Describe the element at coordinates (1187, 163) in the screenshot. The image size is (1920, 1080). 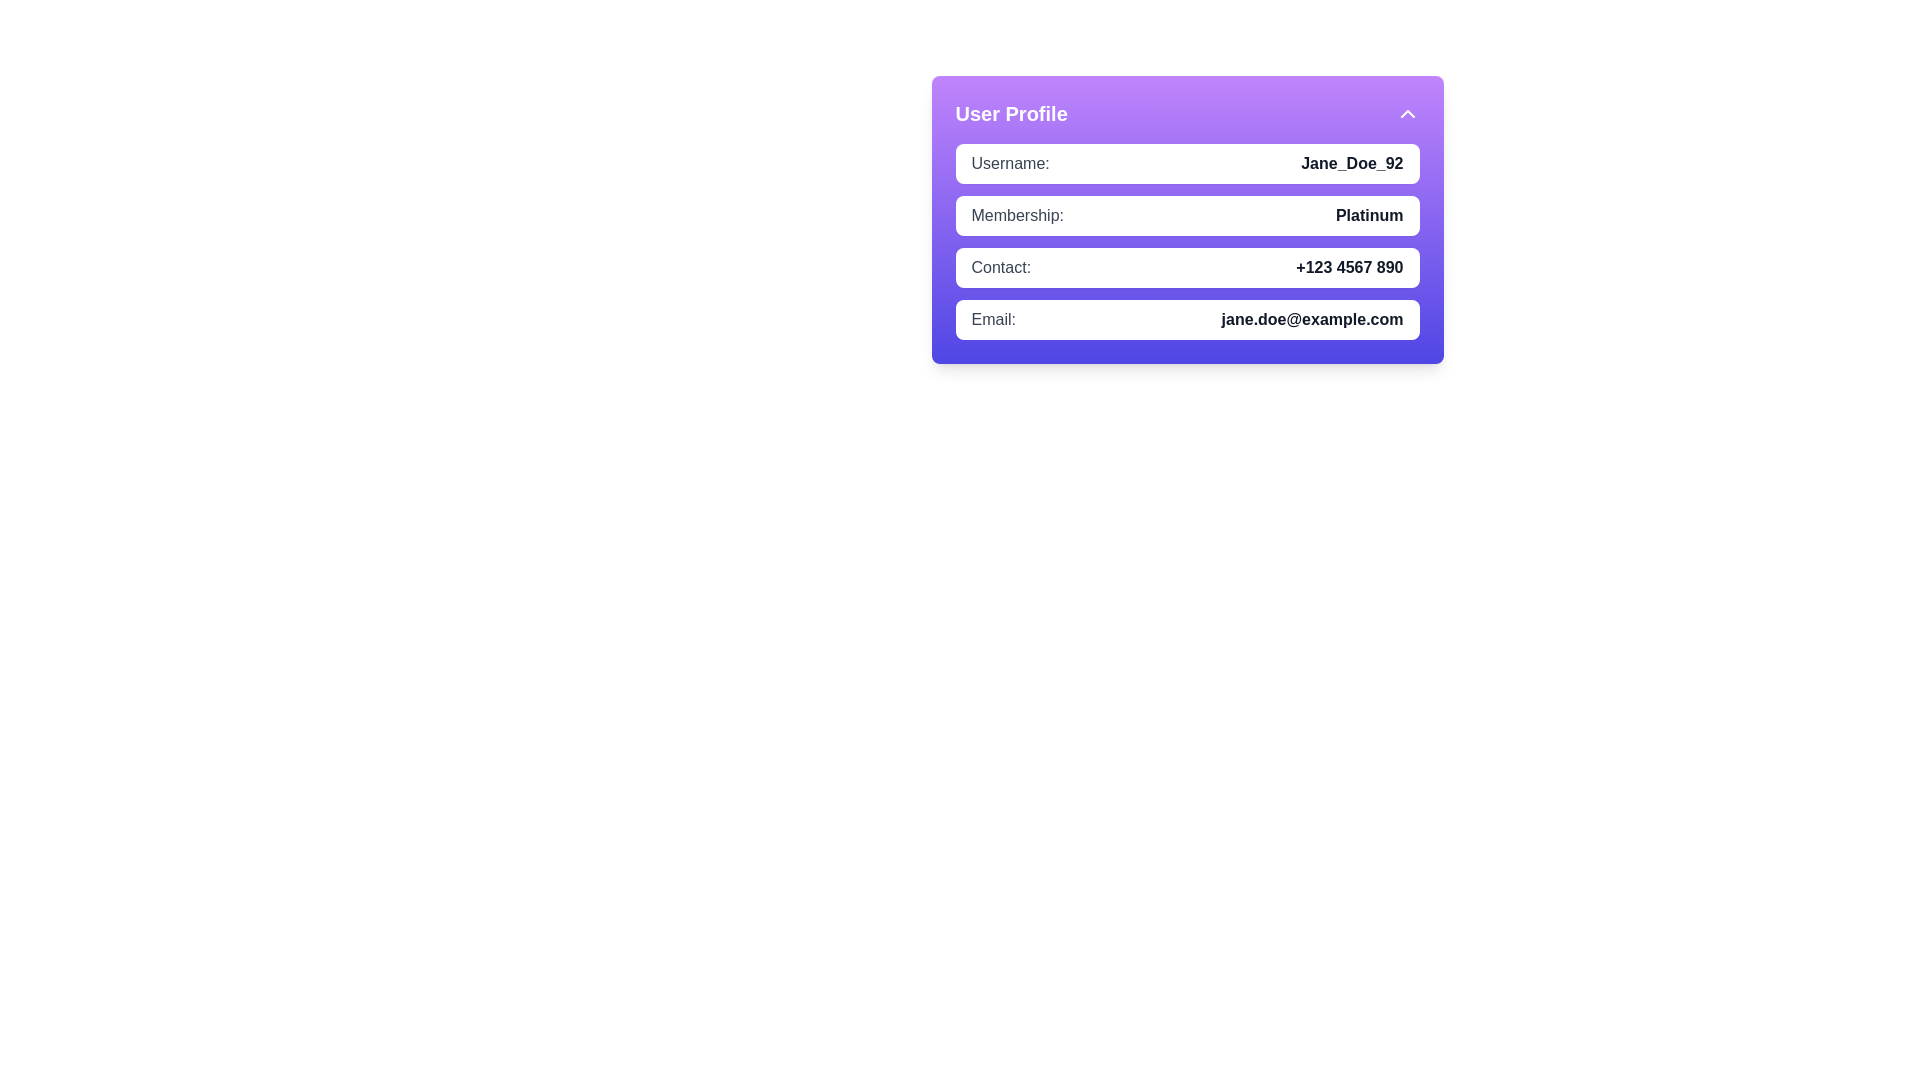
I see `the Information display block that shows the username information, positioned at the top of the User Profile card, directly above the Membership section` at that location.